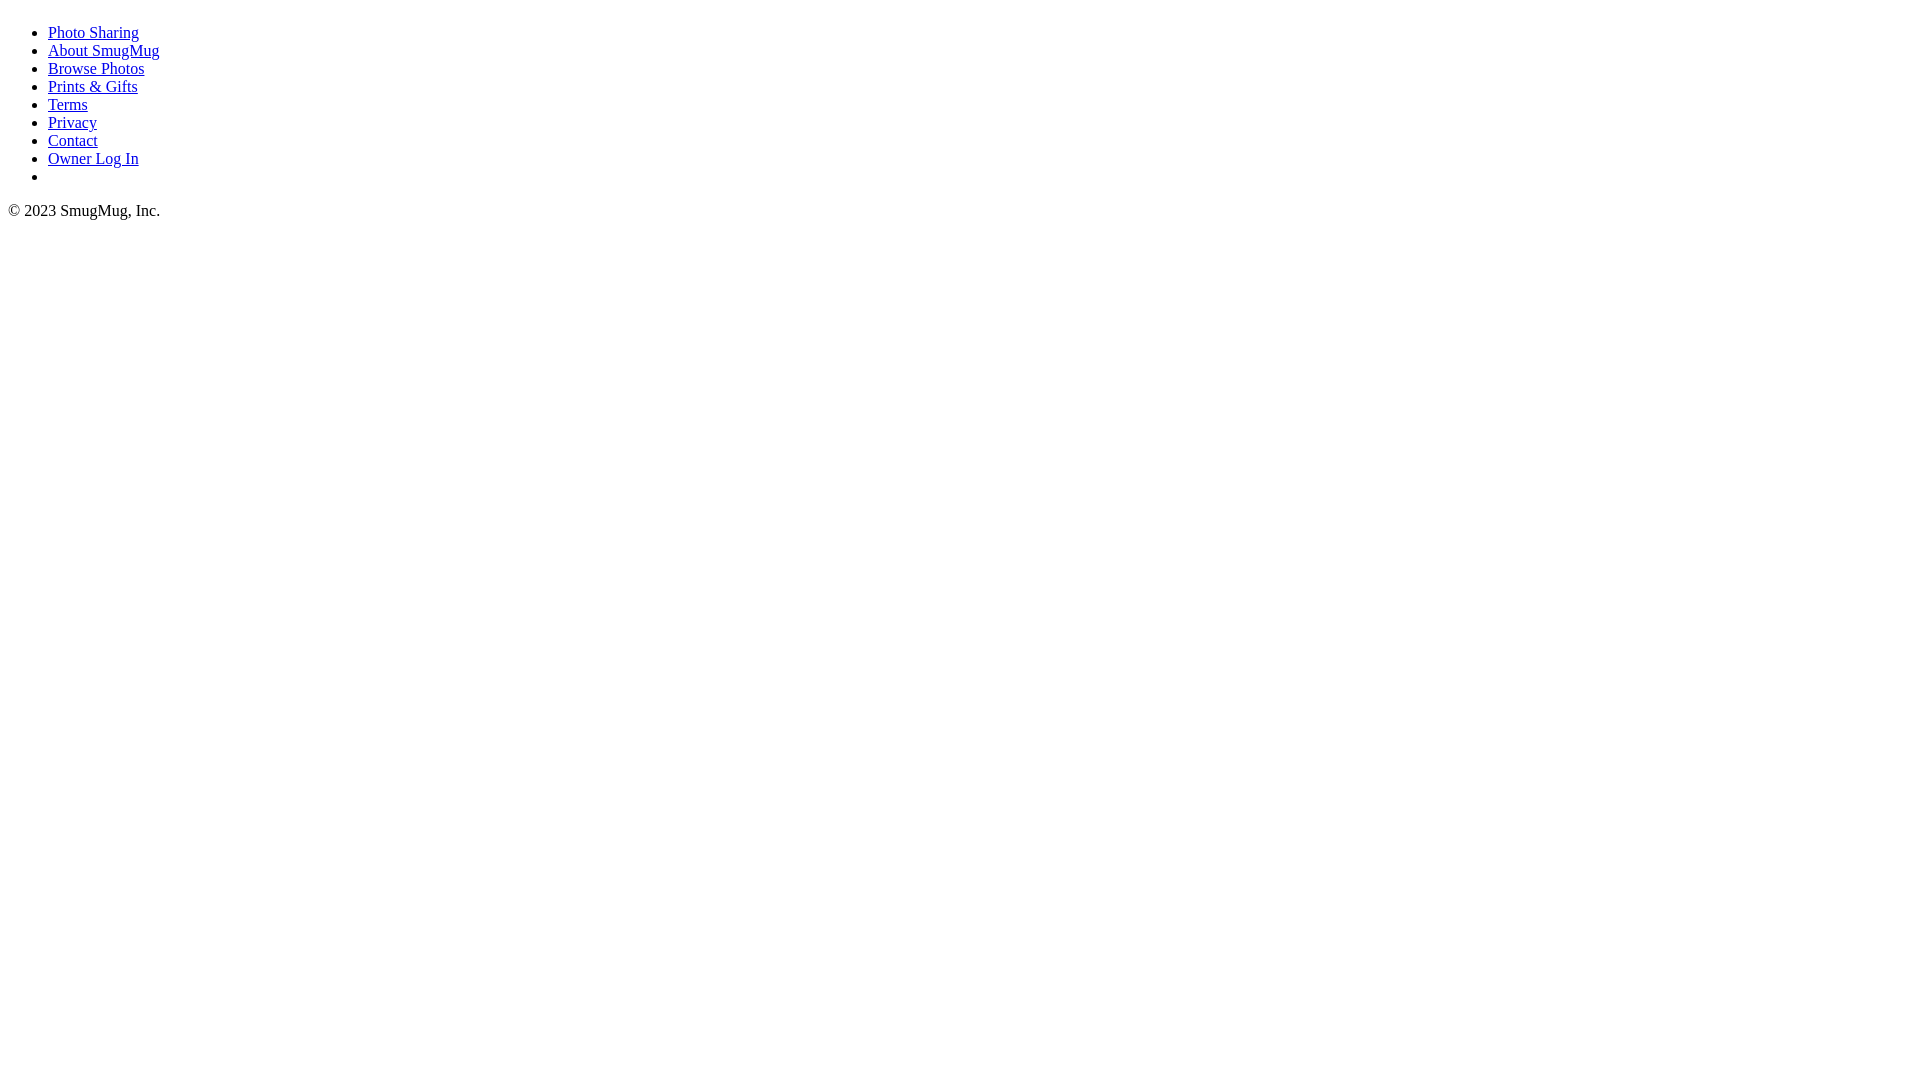  Describe the element at coordinates (72, 139) in the screenshot. I see `'Contact'` at that location.